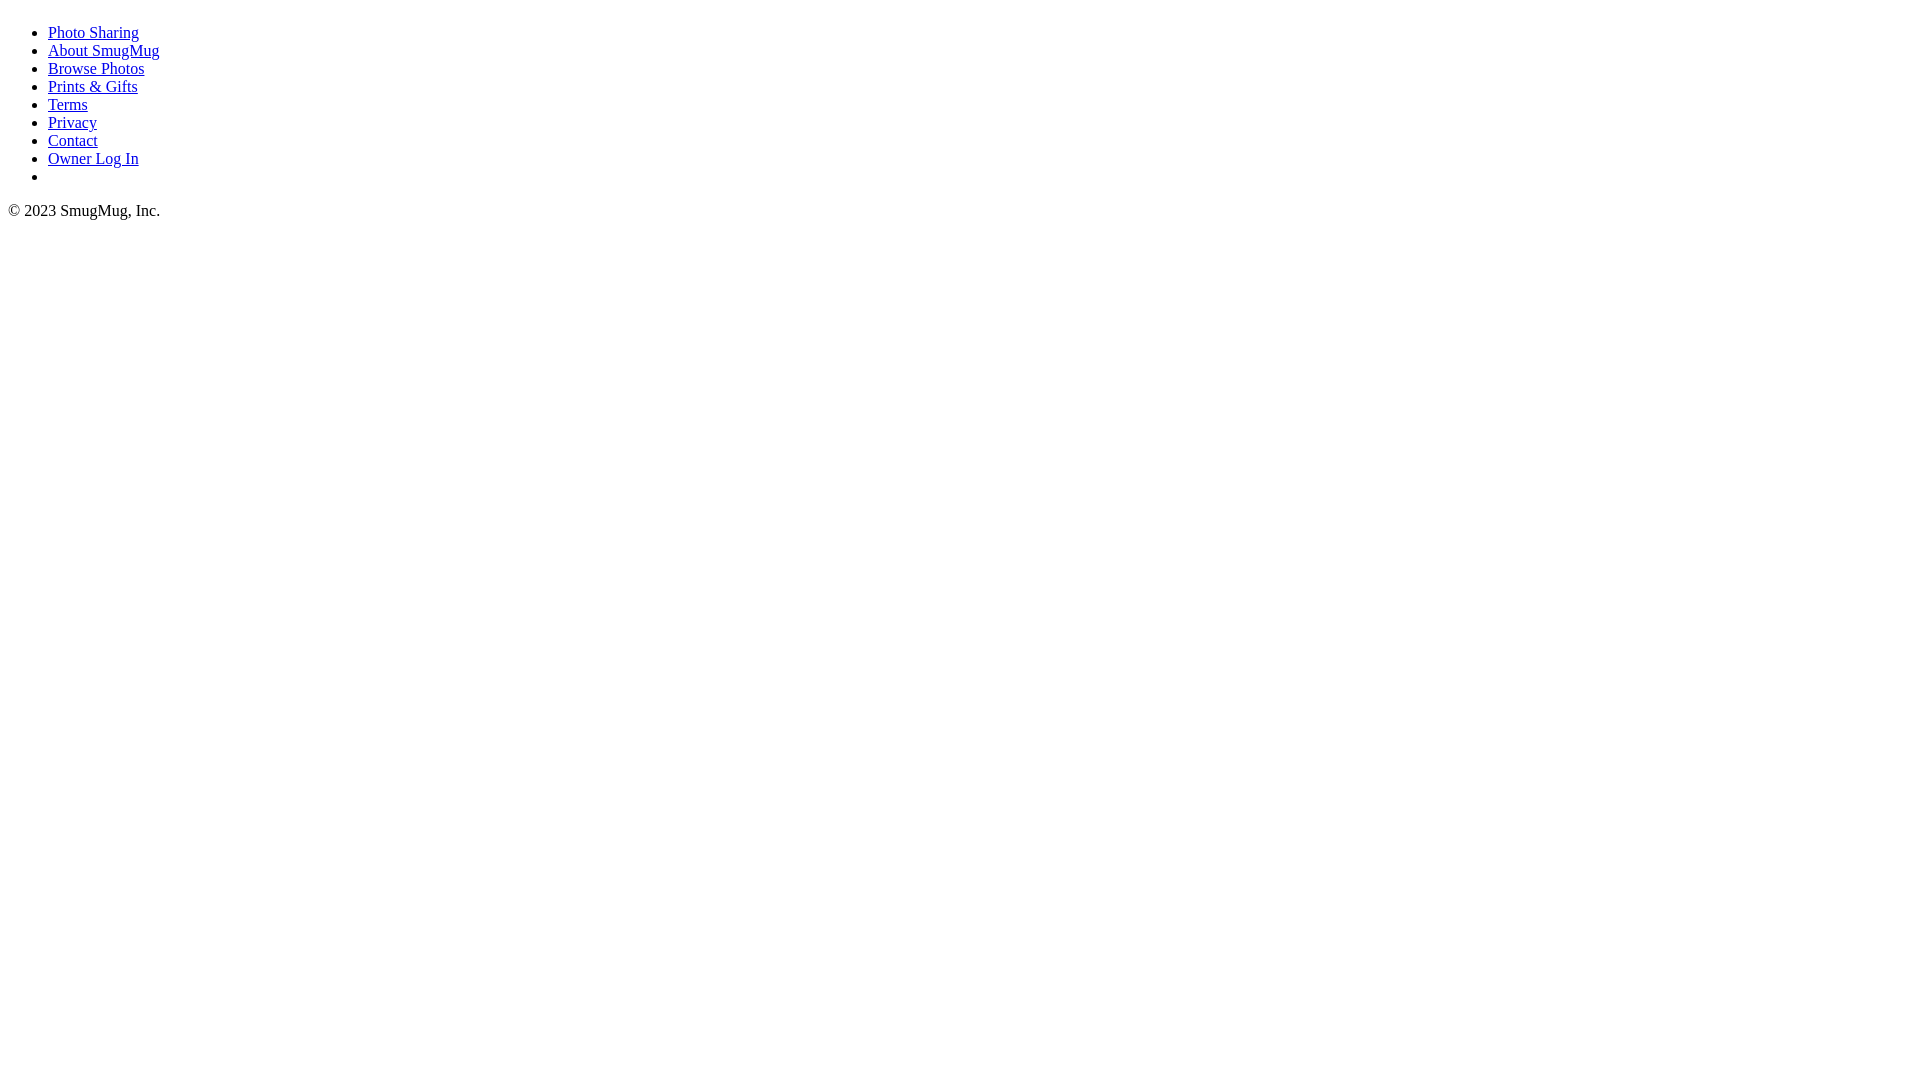  Describe the element at coordinates (72, 139) in the screenshot. I see `'Contact'` at that location.